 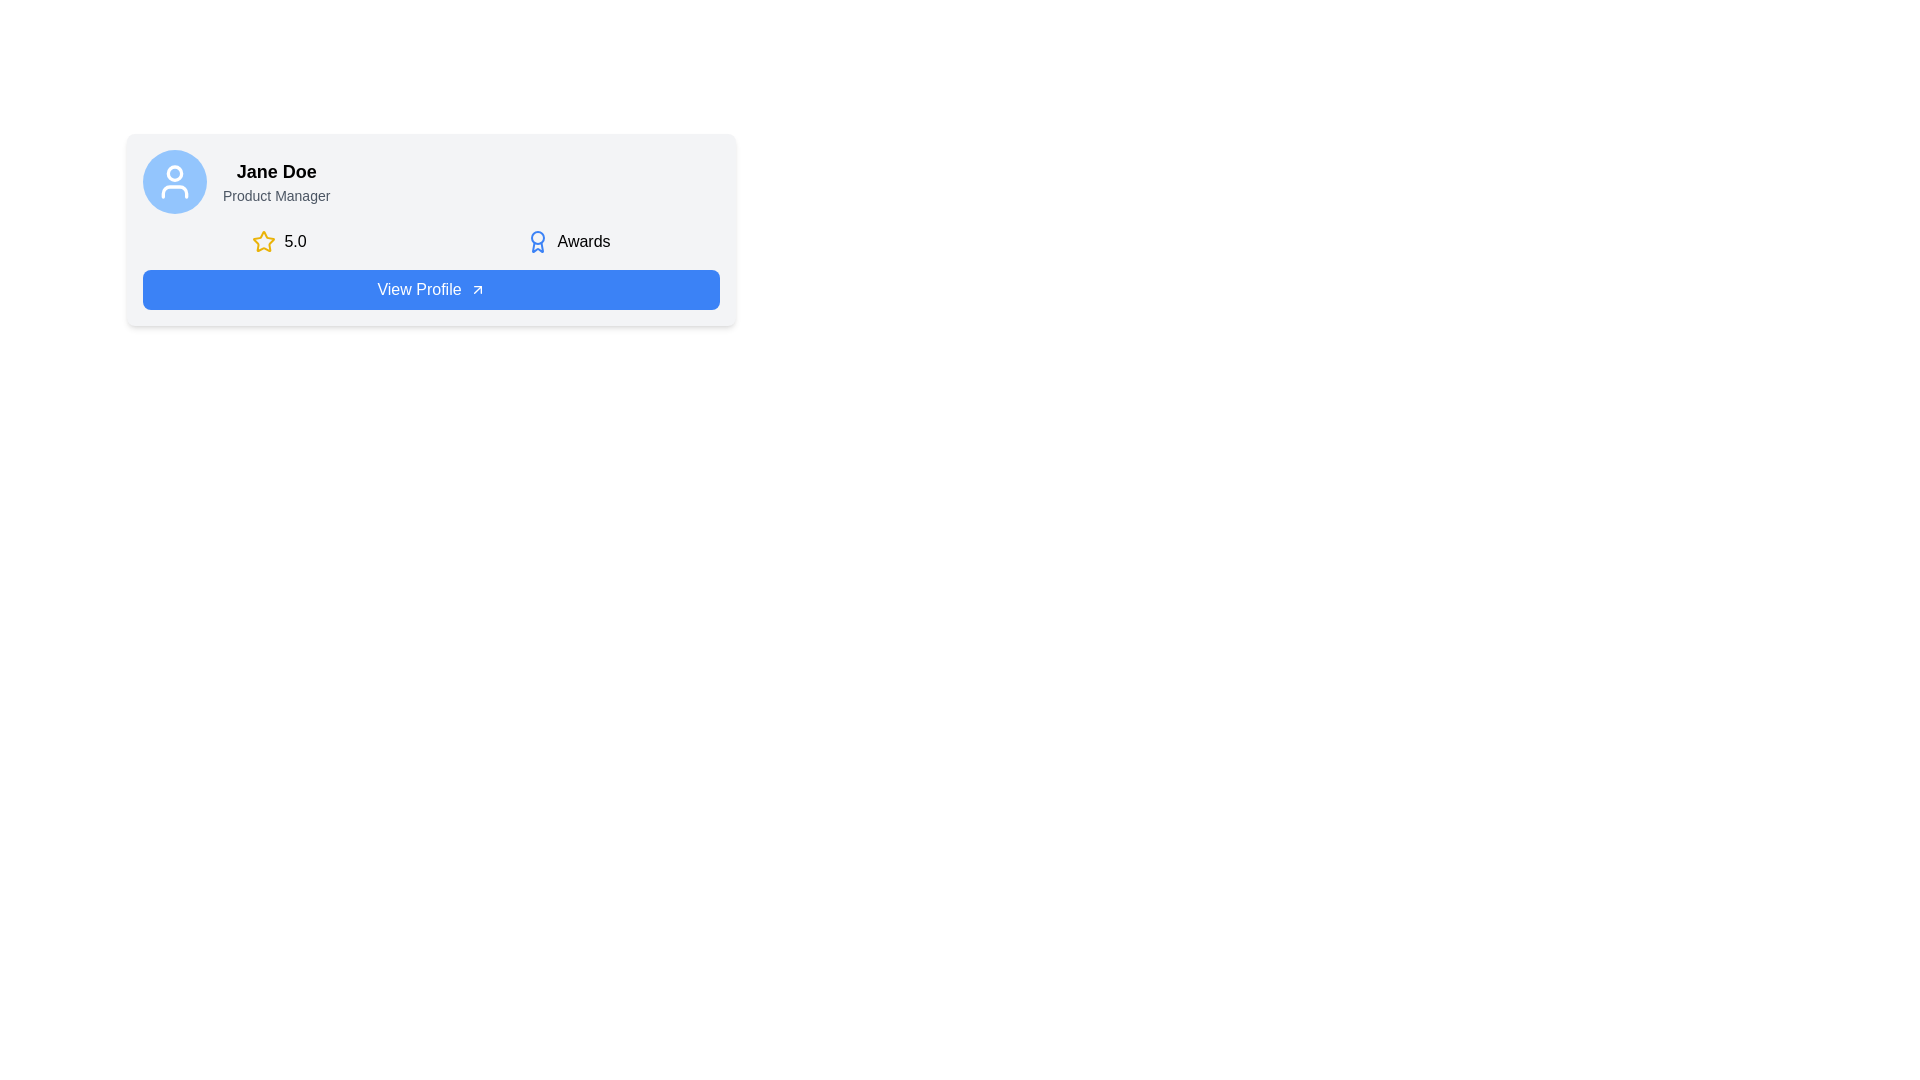 I want to click on the composite display element consisting of a star icon with a yellow outline and the numerical text '5.0', so click(x=278, y=241).